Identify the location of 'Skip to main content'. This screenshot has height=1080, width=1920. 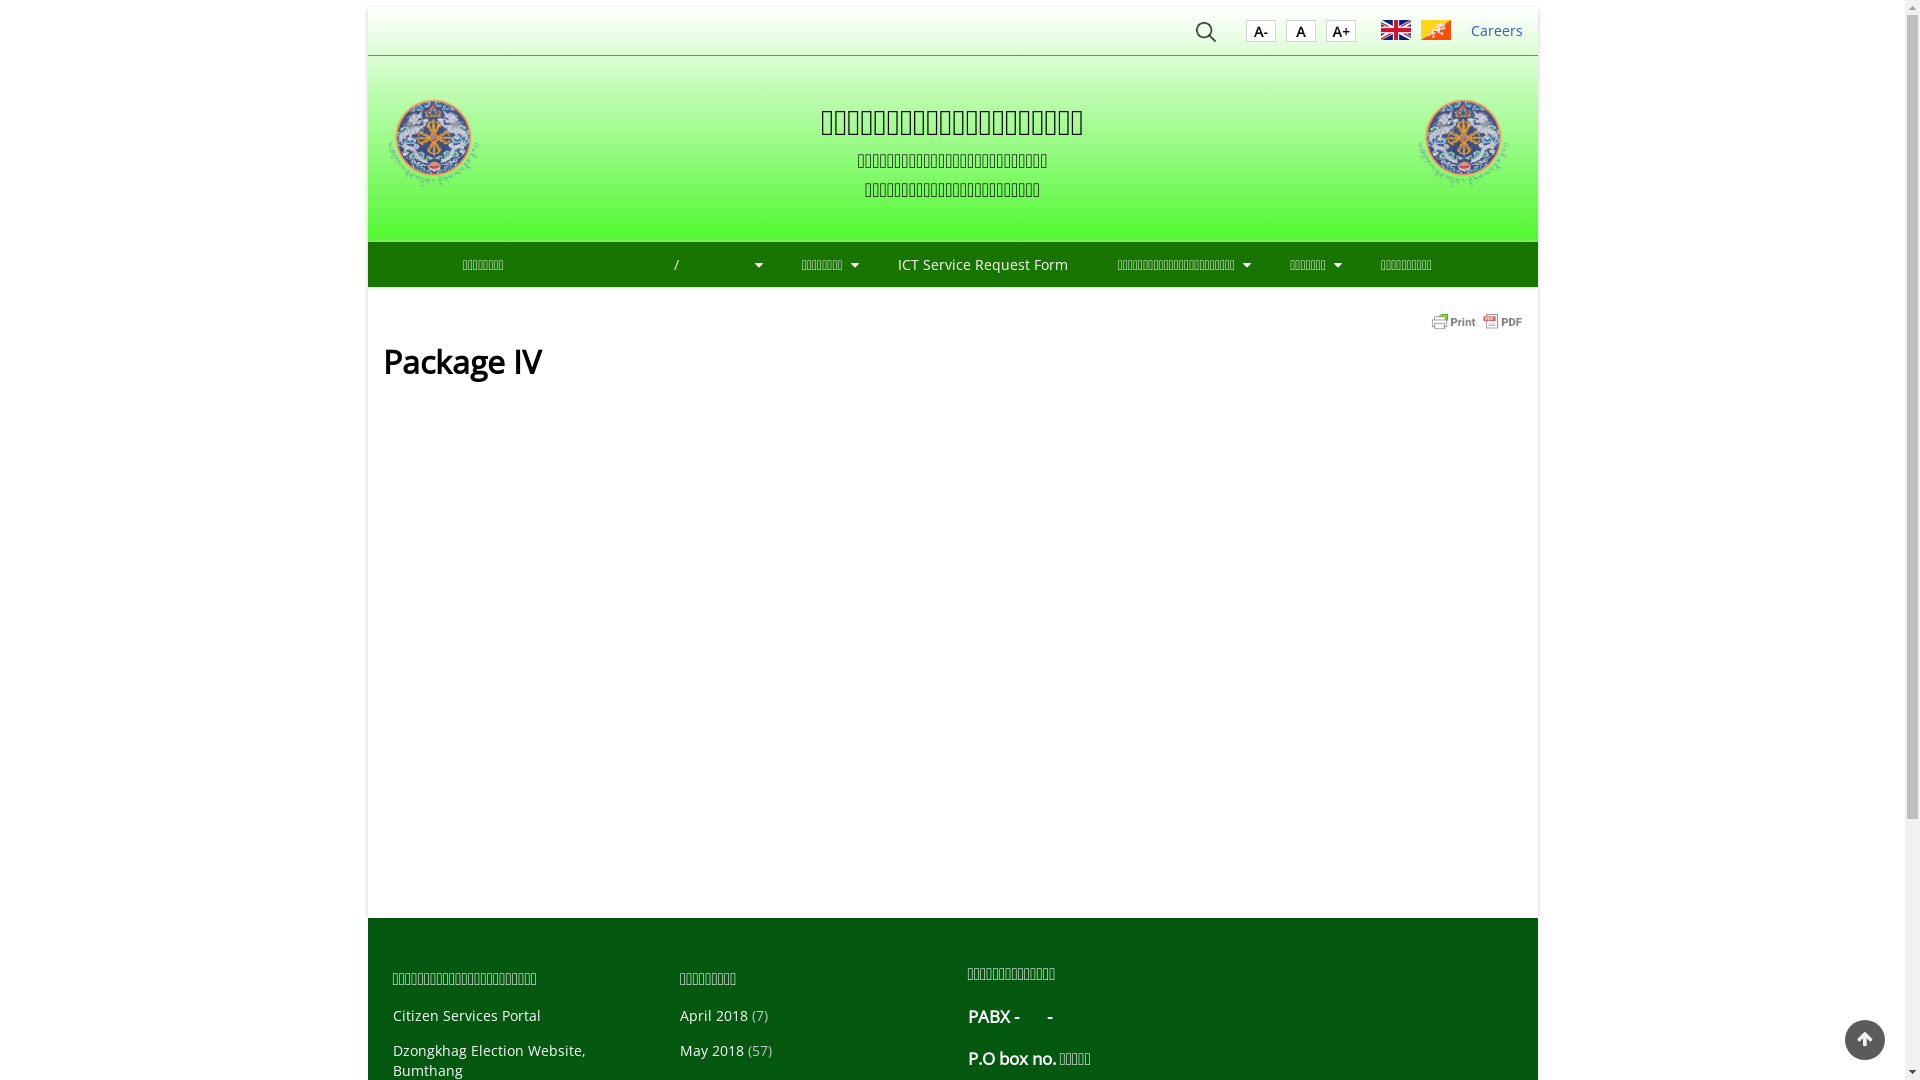
(0, 0).